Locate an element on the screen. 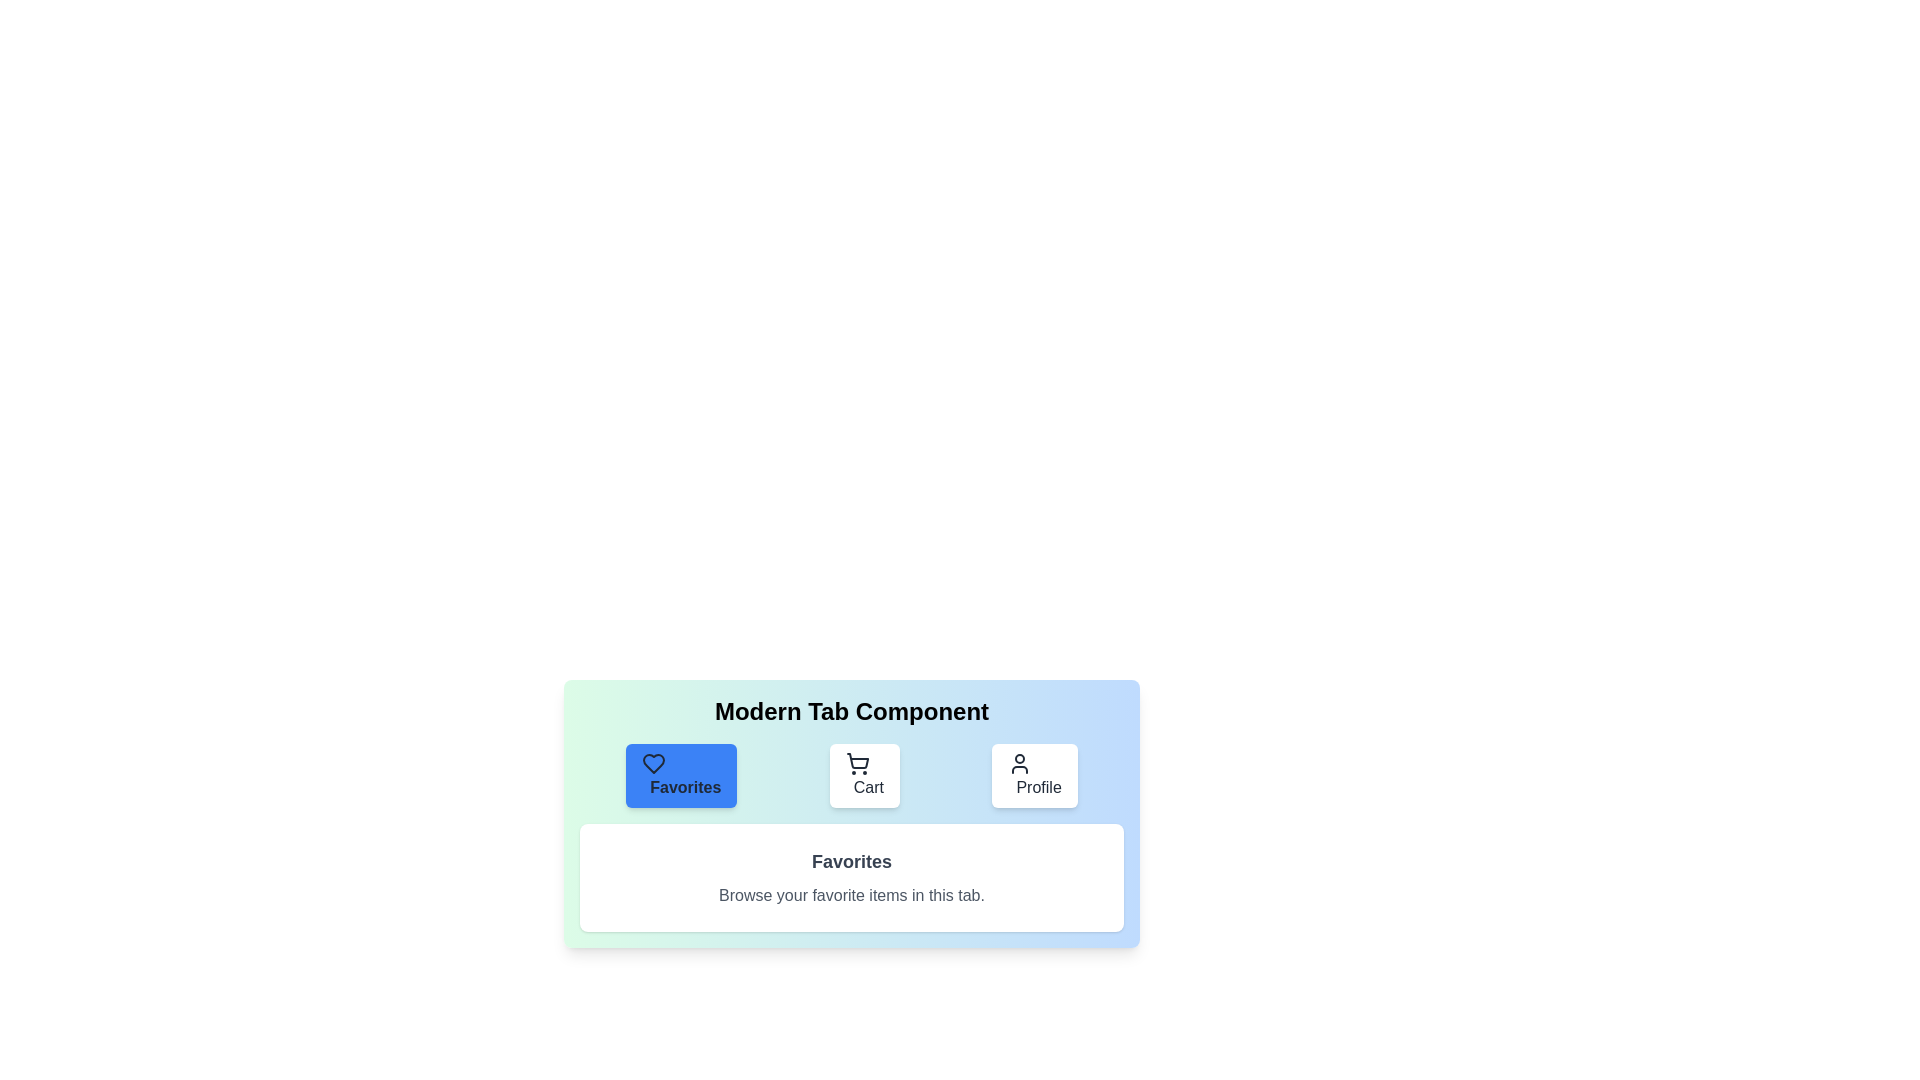 This screenshot has width=1920, height=1080. the Cart tab by clicking its button is located at coordinates (864, 774).